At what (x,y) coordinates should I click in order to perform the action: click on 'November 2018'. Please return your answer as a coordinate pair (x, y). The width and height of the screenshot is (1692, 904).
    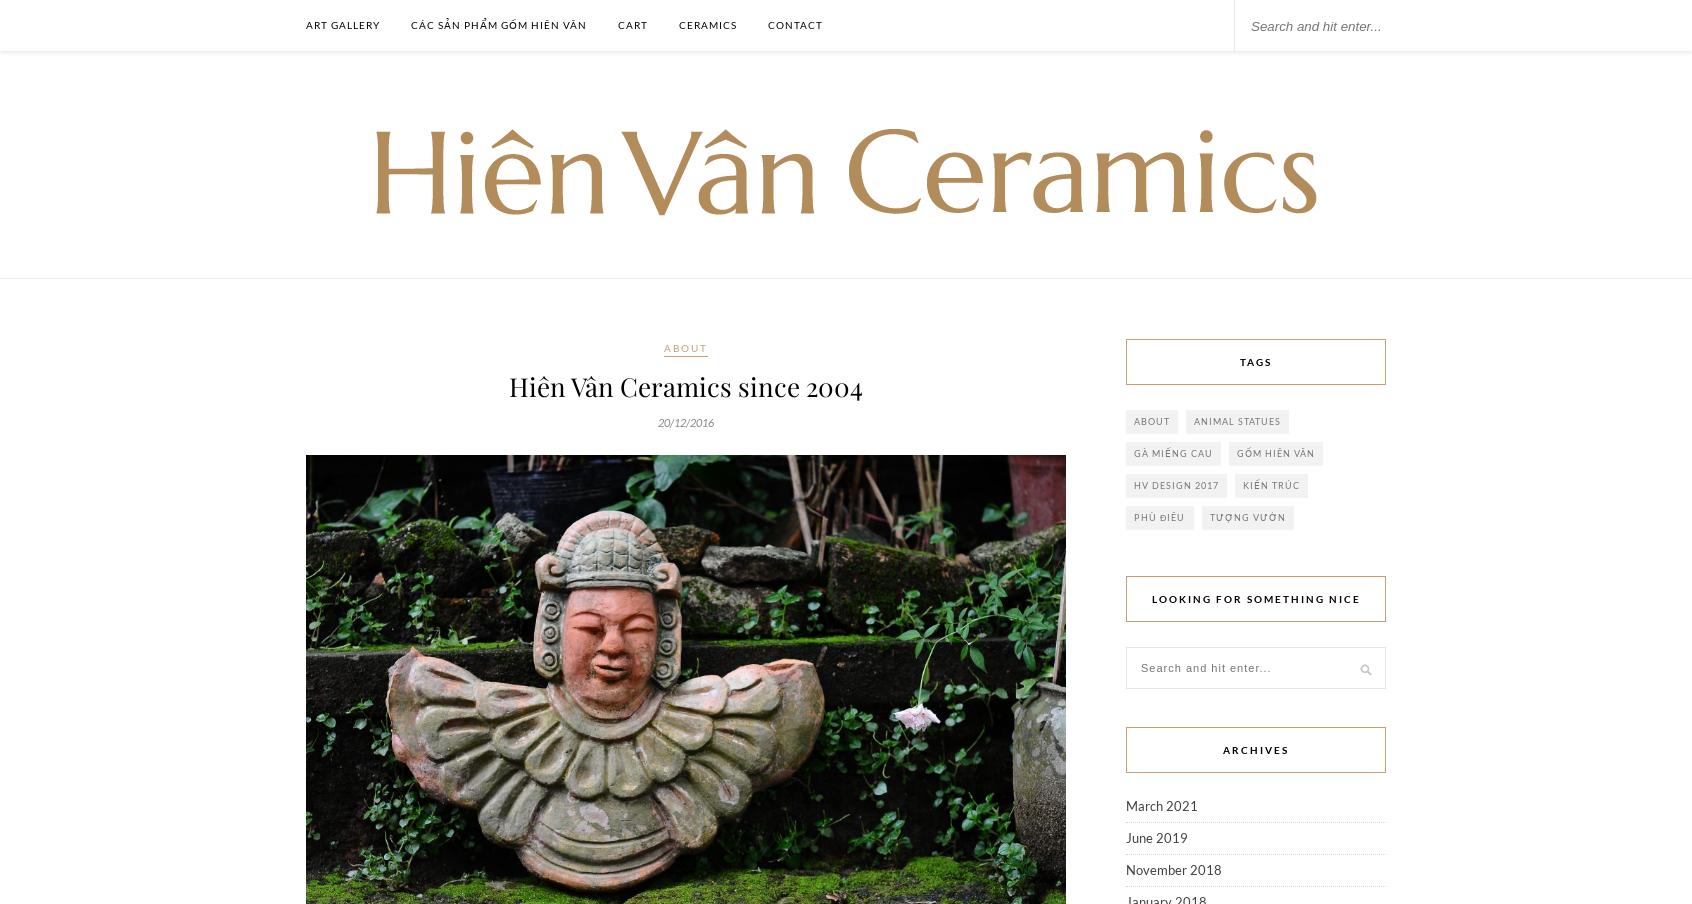
    Looking at the image, I should click on (1173, 870).